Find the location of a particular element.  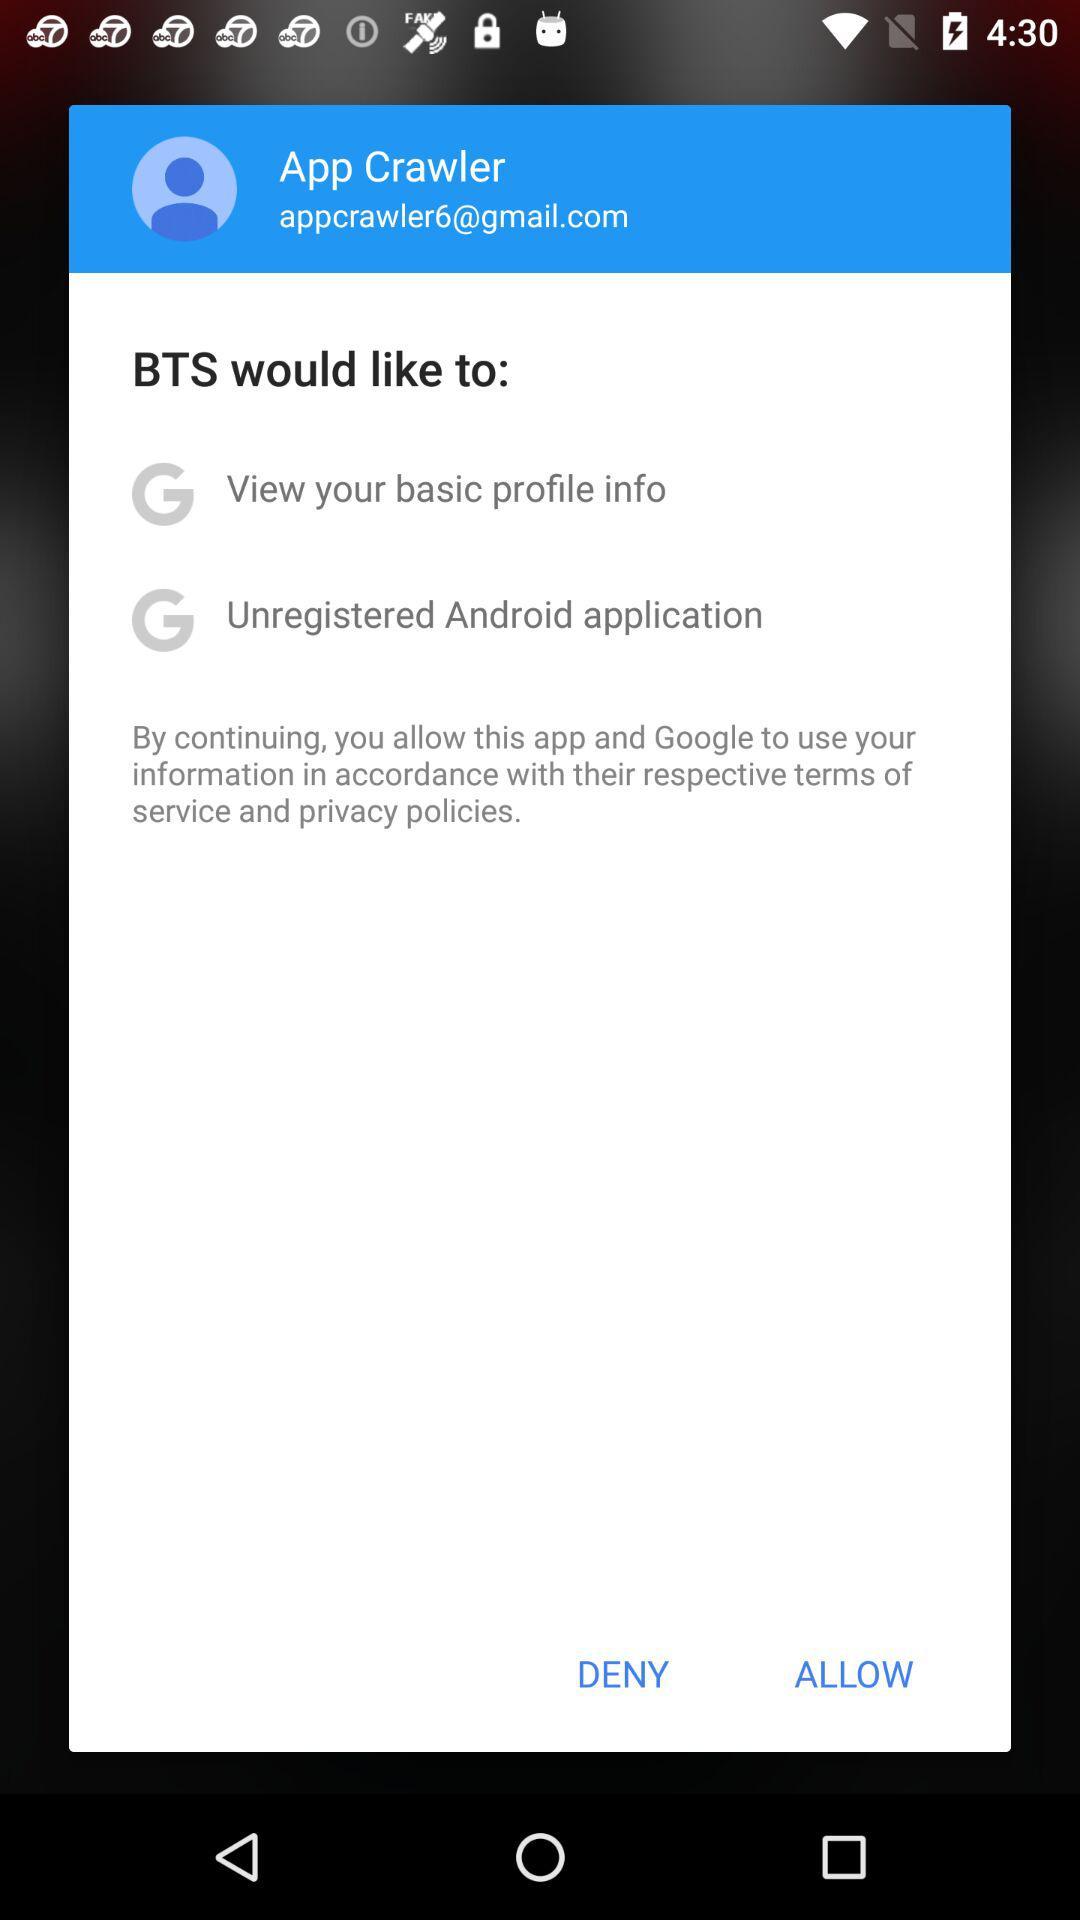

button next to the allow button is located at coordinates (621, 1673).